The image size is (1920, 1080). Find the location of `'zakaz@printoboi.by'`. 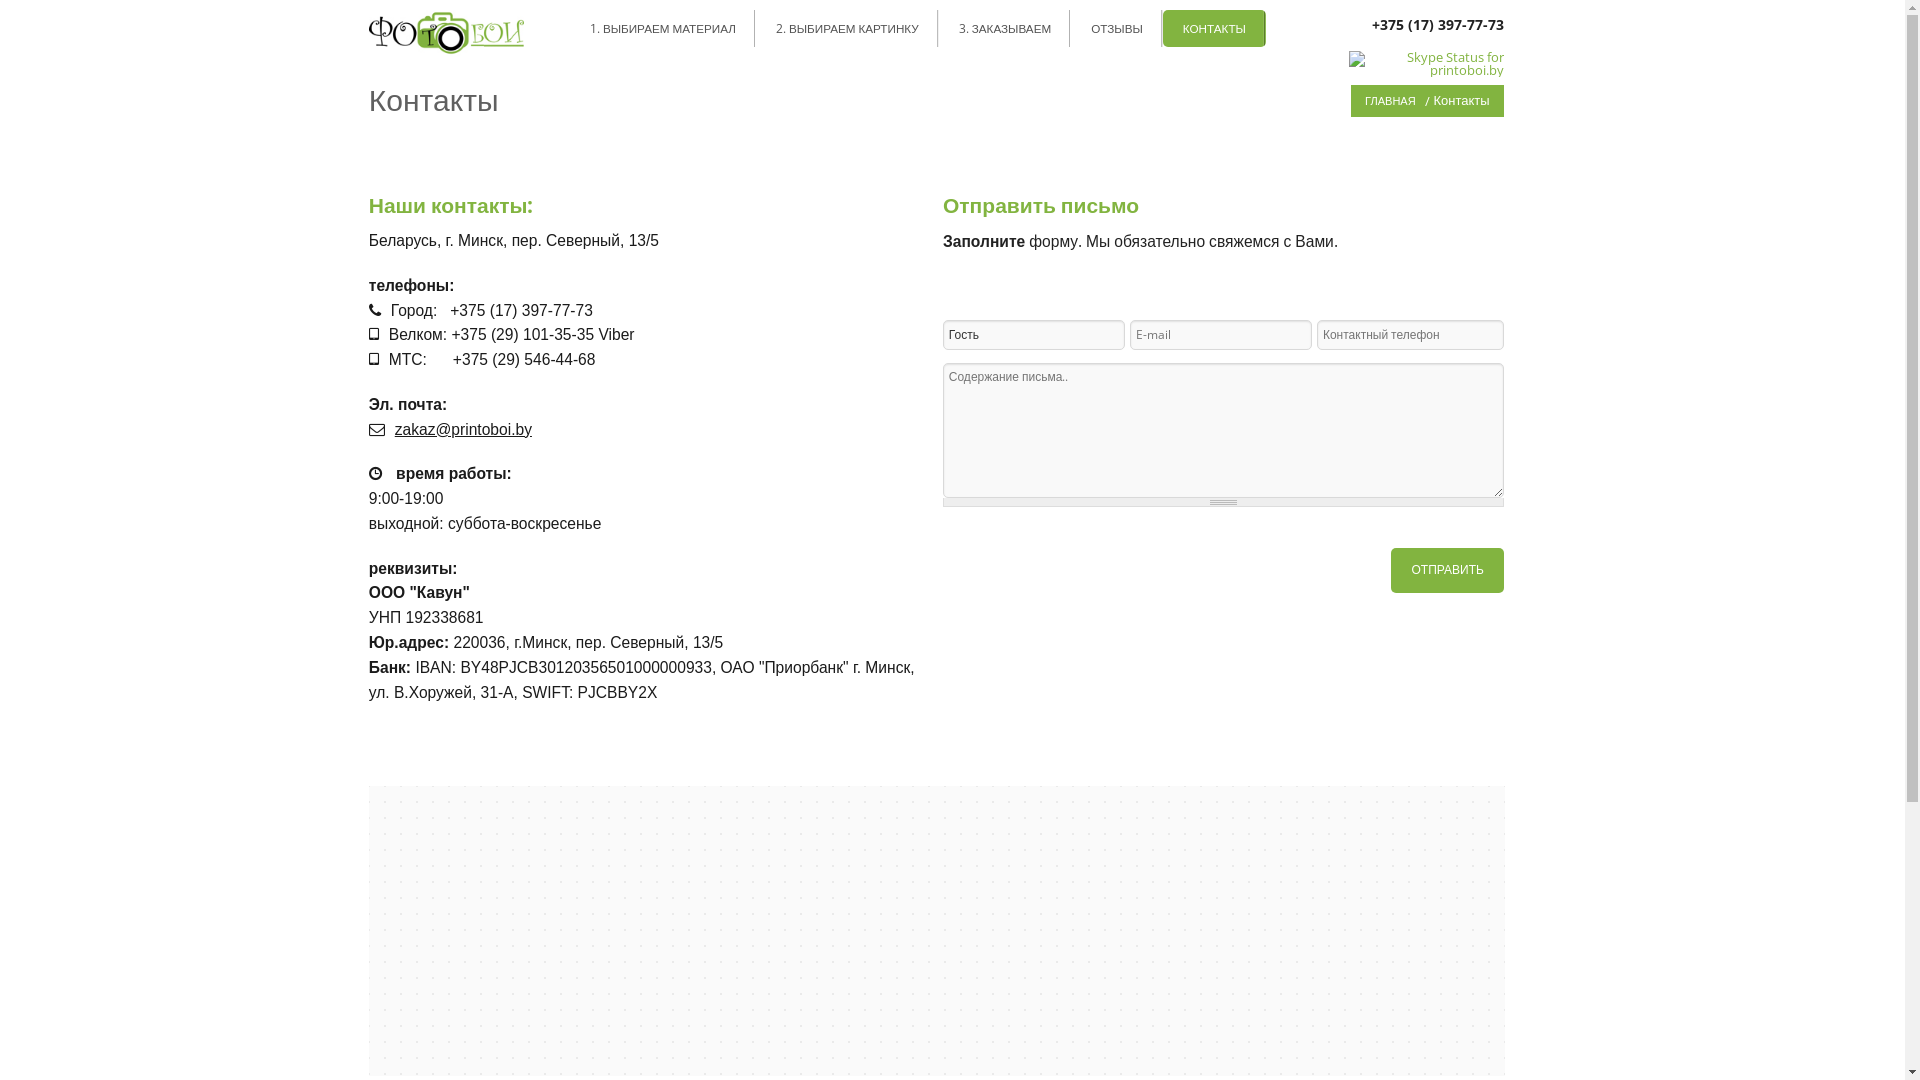

'zakaz@printoboi.by' is located at coordinates (462, 428).